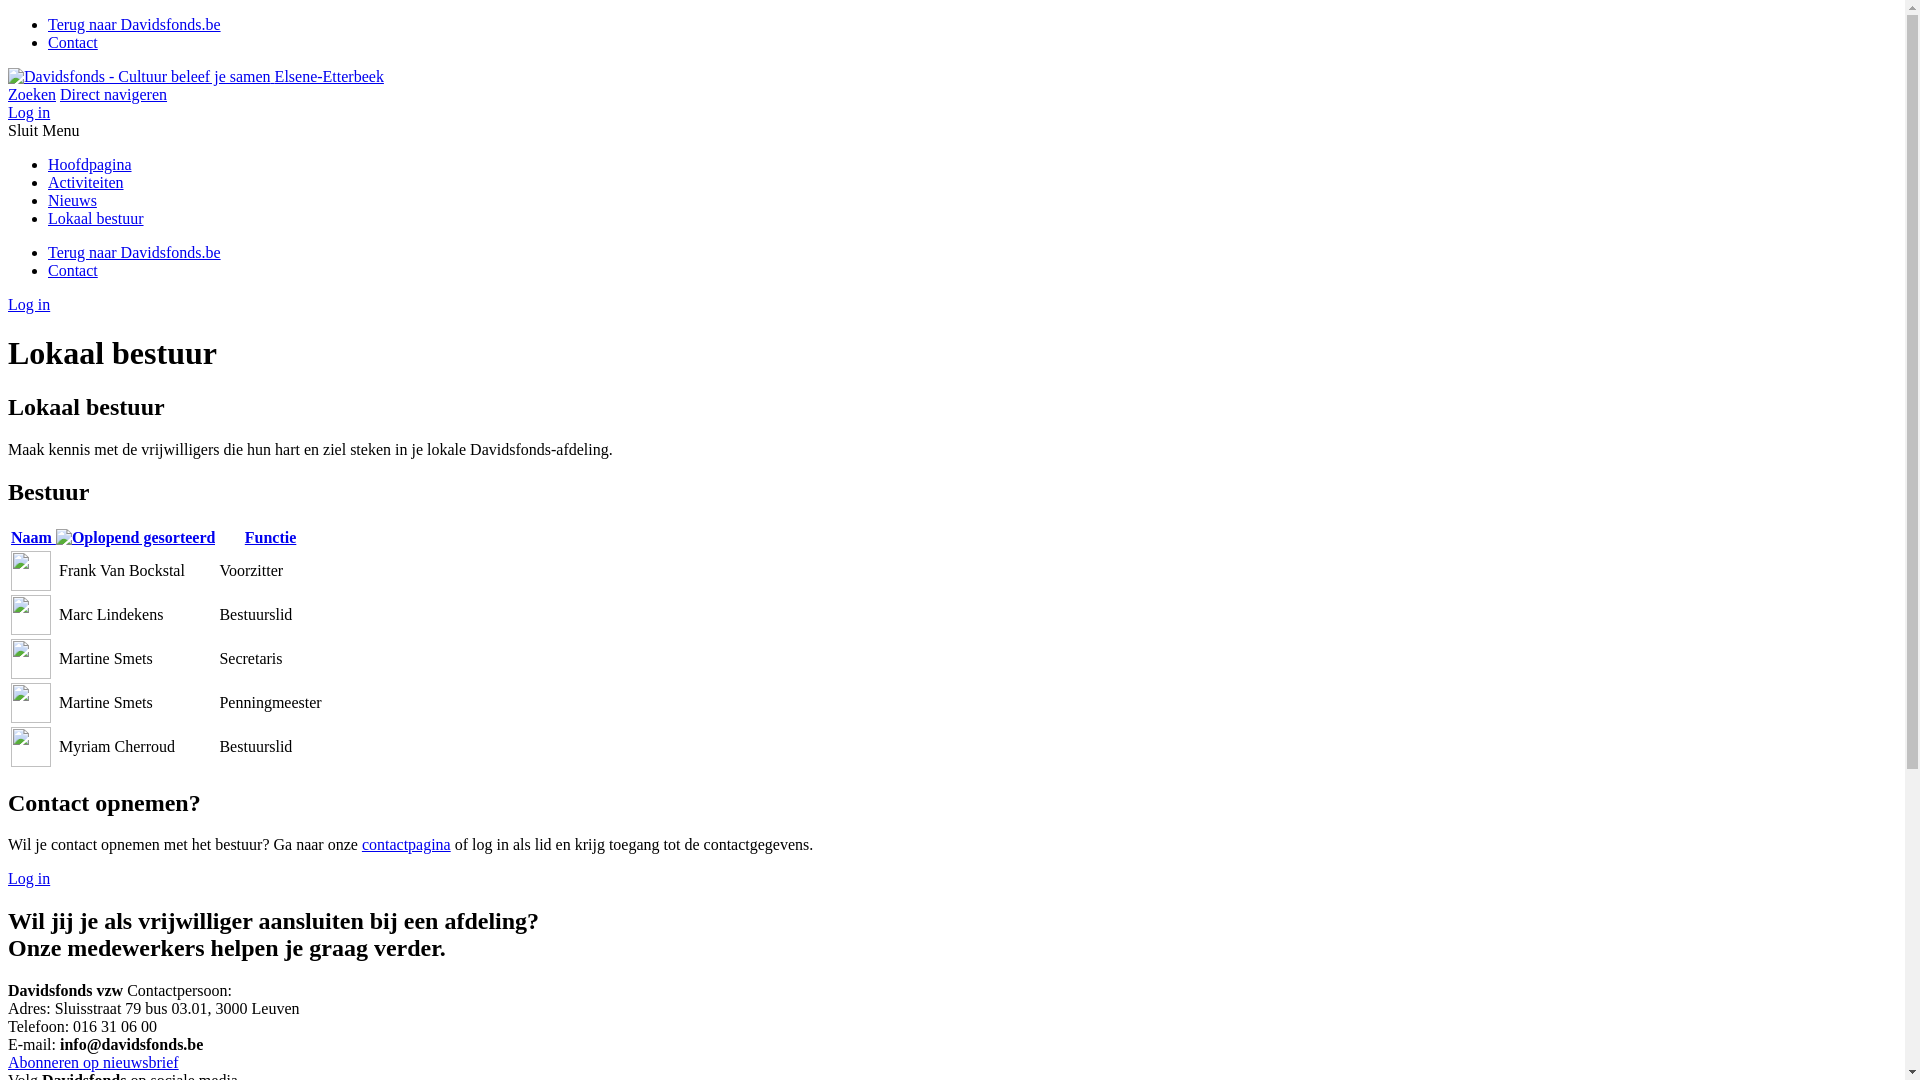 Image resolution: width=1920 pixels, height=1080 pixels. I want to click on 'Contact', so click(72, 270).